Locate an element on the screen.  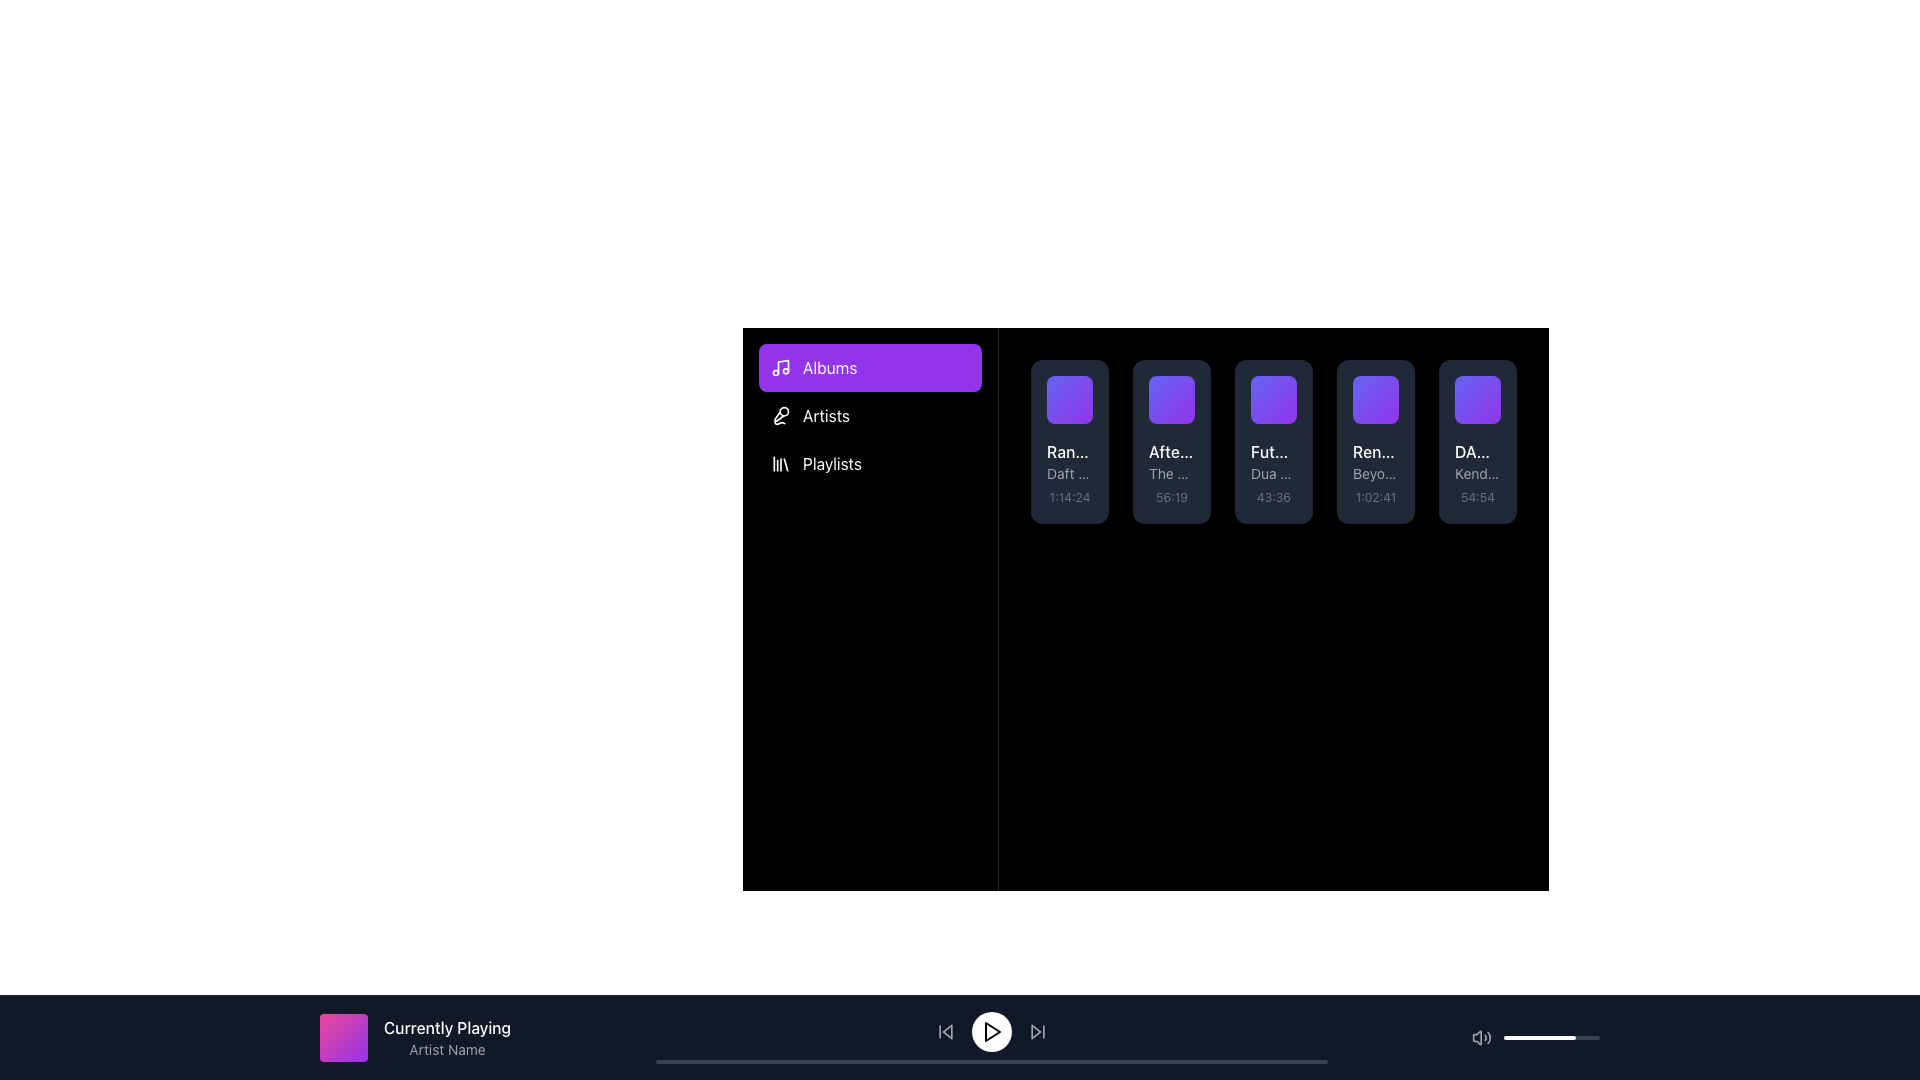
the favorite icon located at the top part of the first album card in the second main column of the interface, which toggles between liked and unliked statuses is located at coordinates (1079, 388).